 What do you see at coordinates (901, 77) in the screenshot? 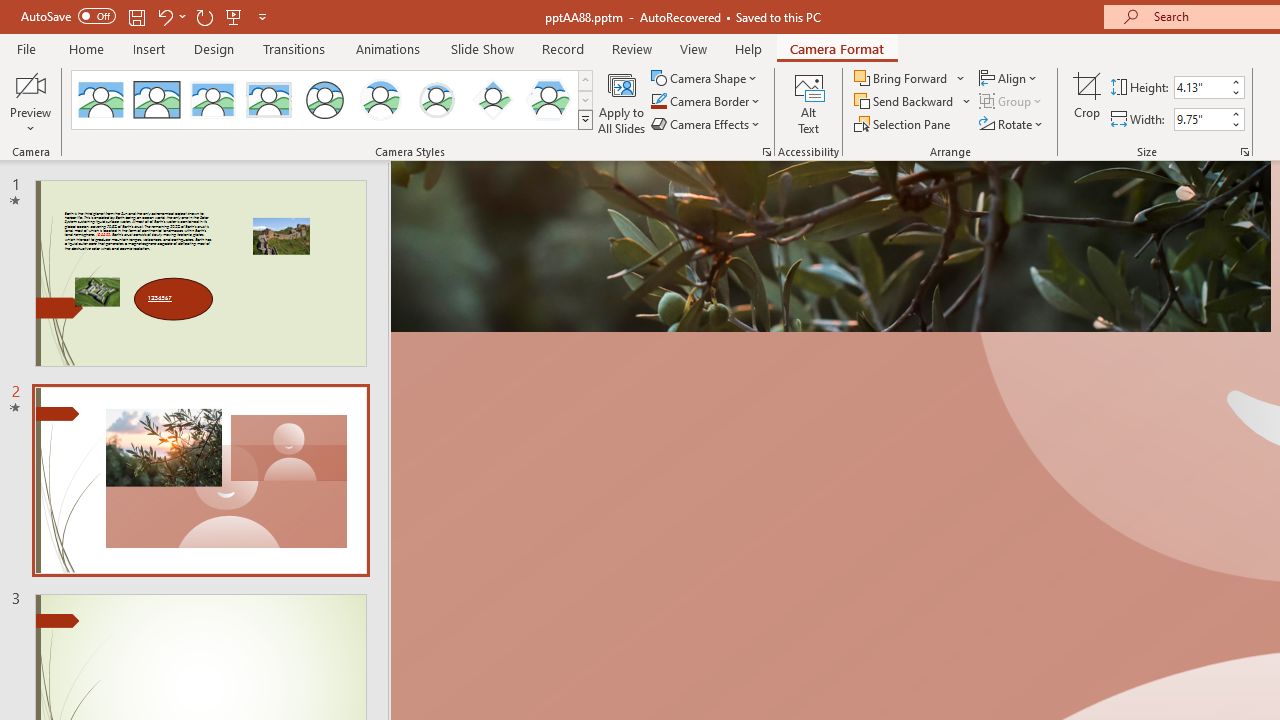
I see `'Bring Forward'` at bounding box center [901, 77].